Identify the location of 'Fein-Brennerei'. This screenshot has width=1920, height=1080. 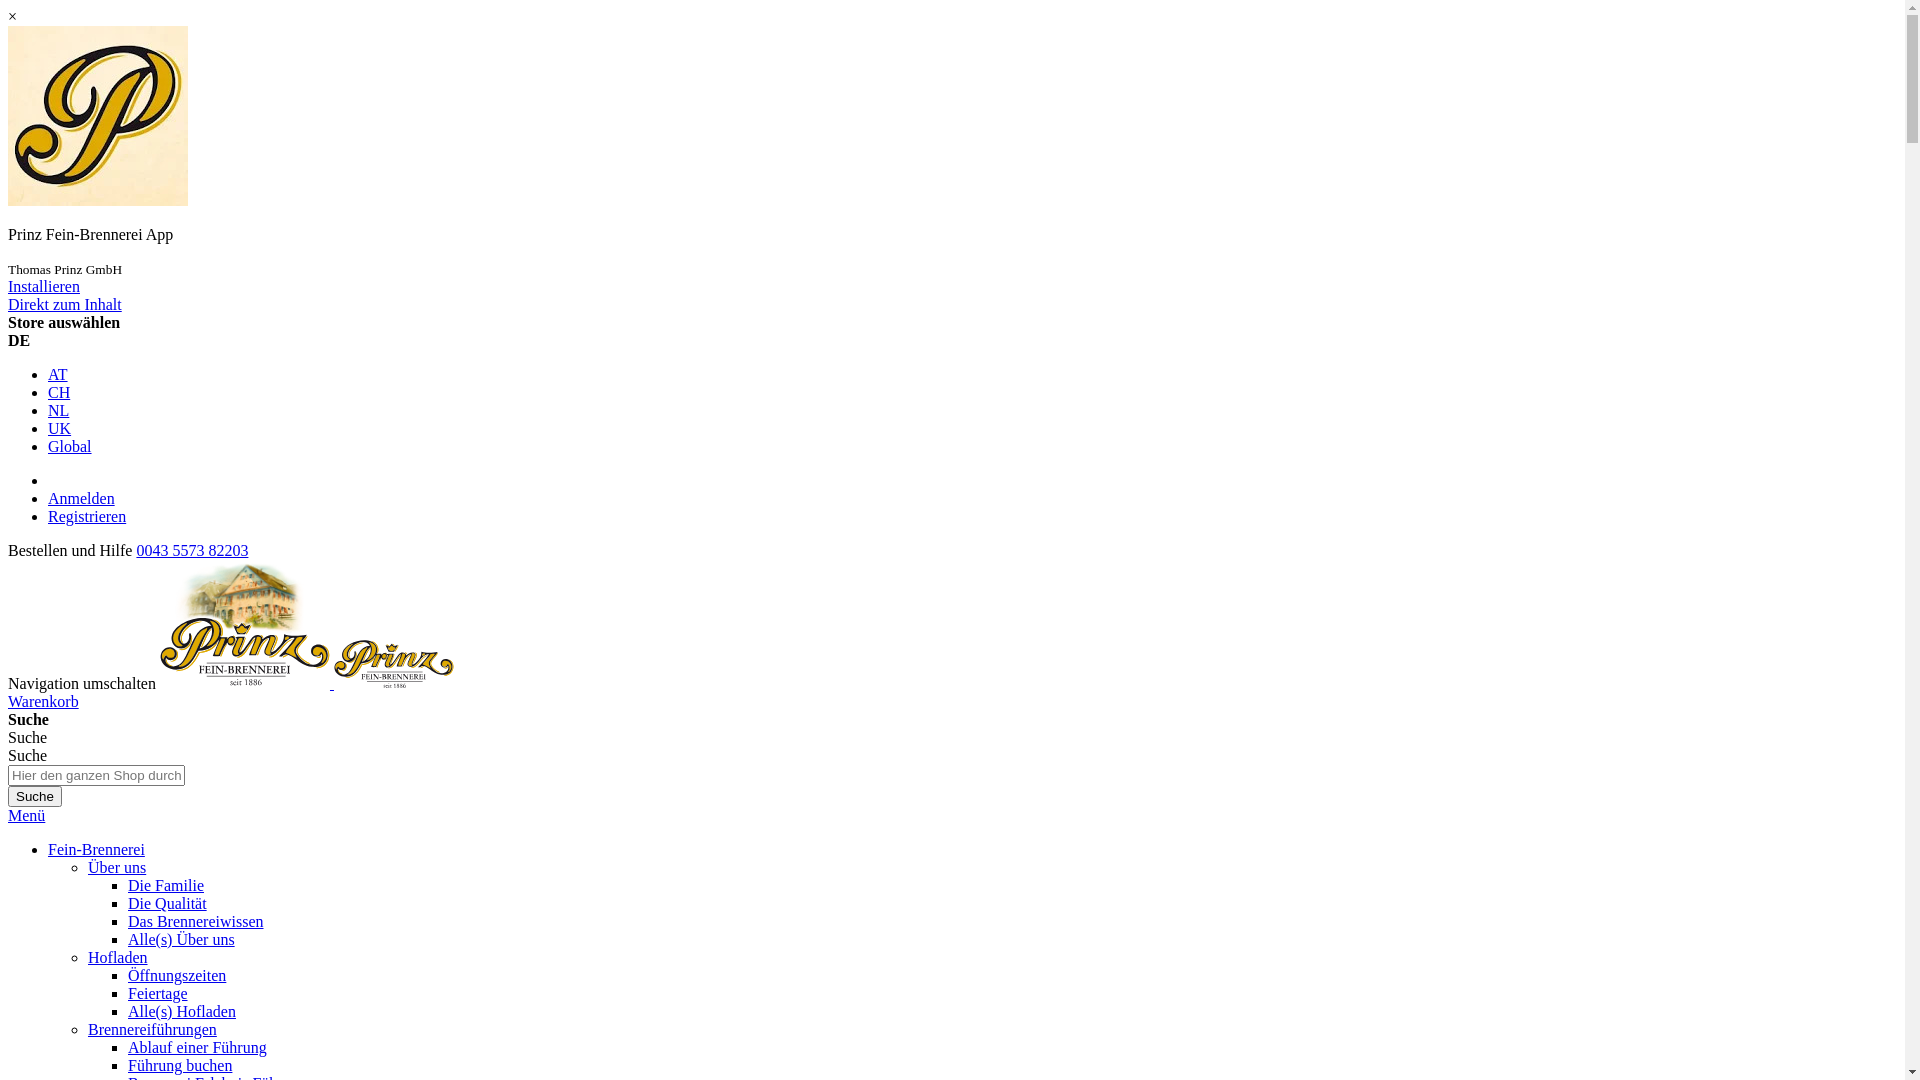
(48, 849).